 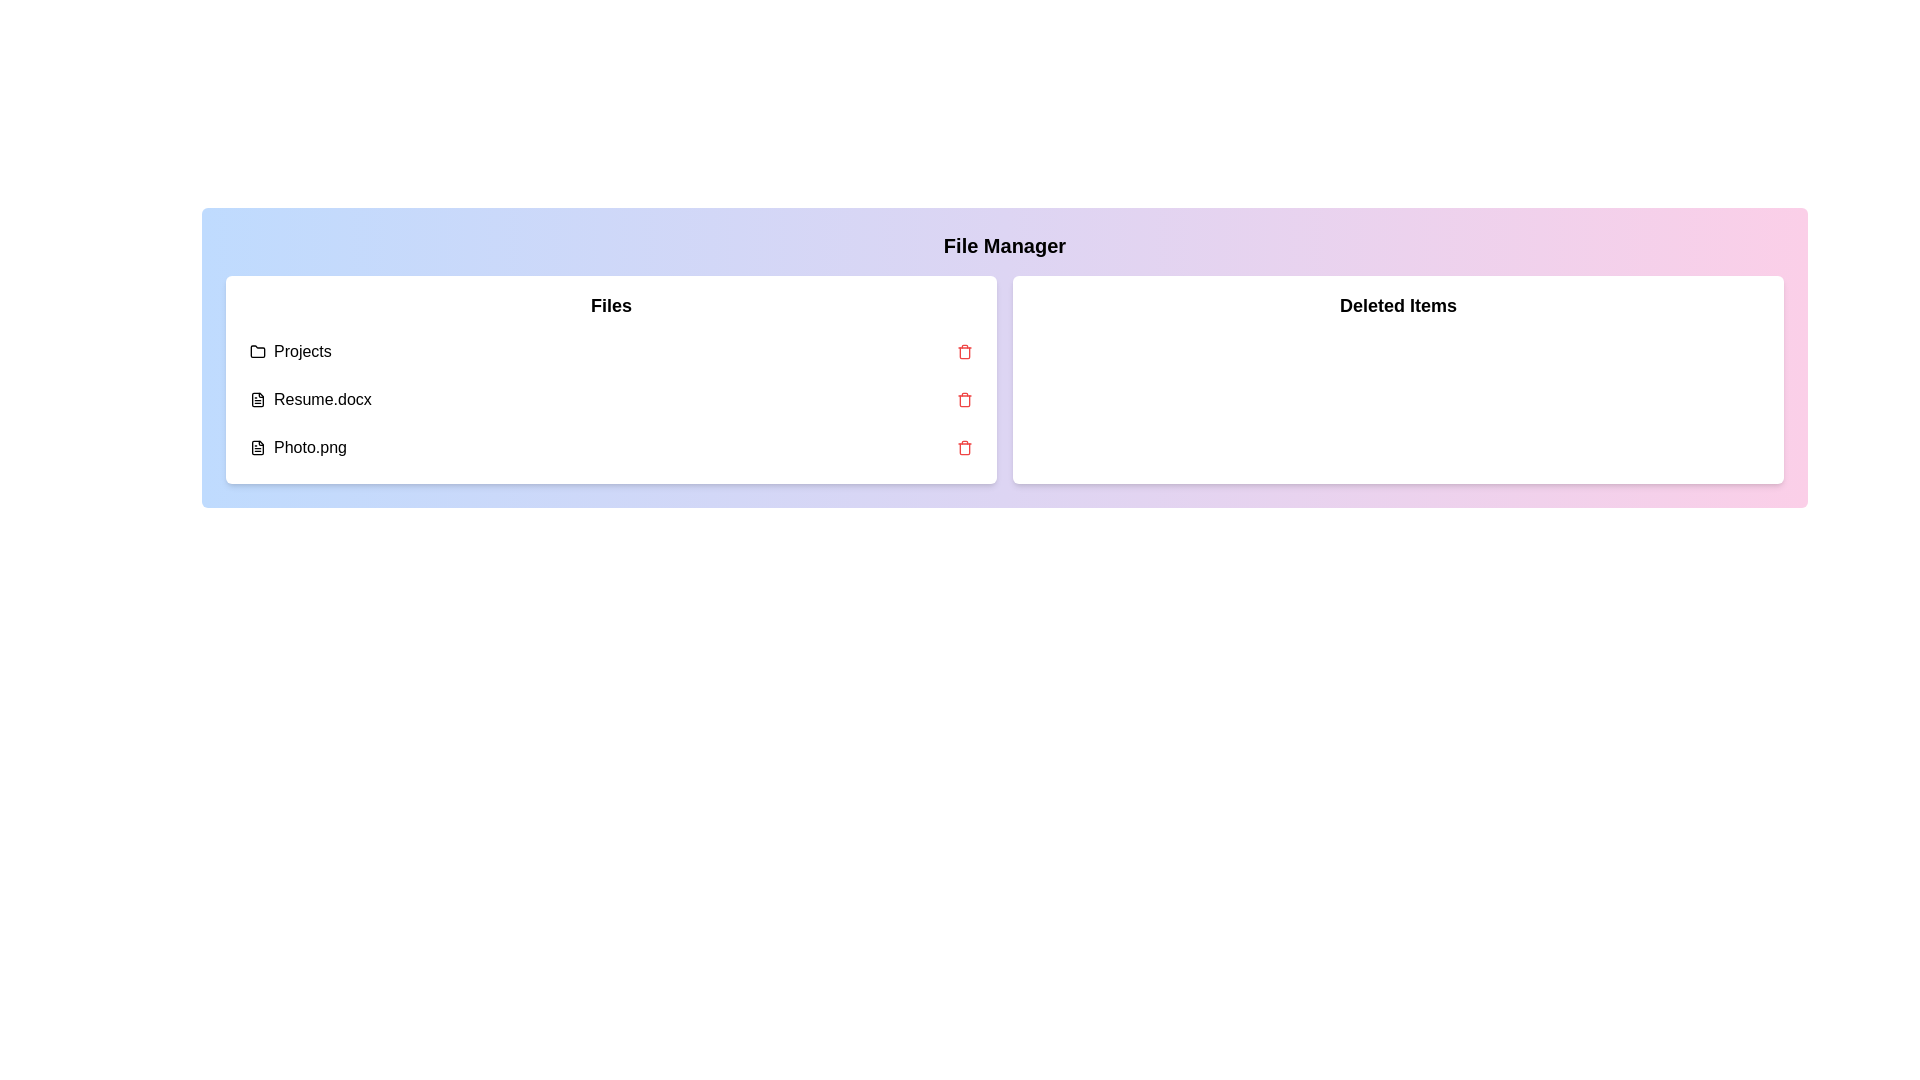 What do you see at coordinates (964, 350) in the screenshot?
I see `delete button next to the file Projects` at bounding box center [964, 350].